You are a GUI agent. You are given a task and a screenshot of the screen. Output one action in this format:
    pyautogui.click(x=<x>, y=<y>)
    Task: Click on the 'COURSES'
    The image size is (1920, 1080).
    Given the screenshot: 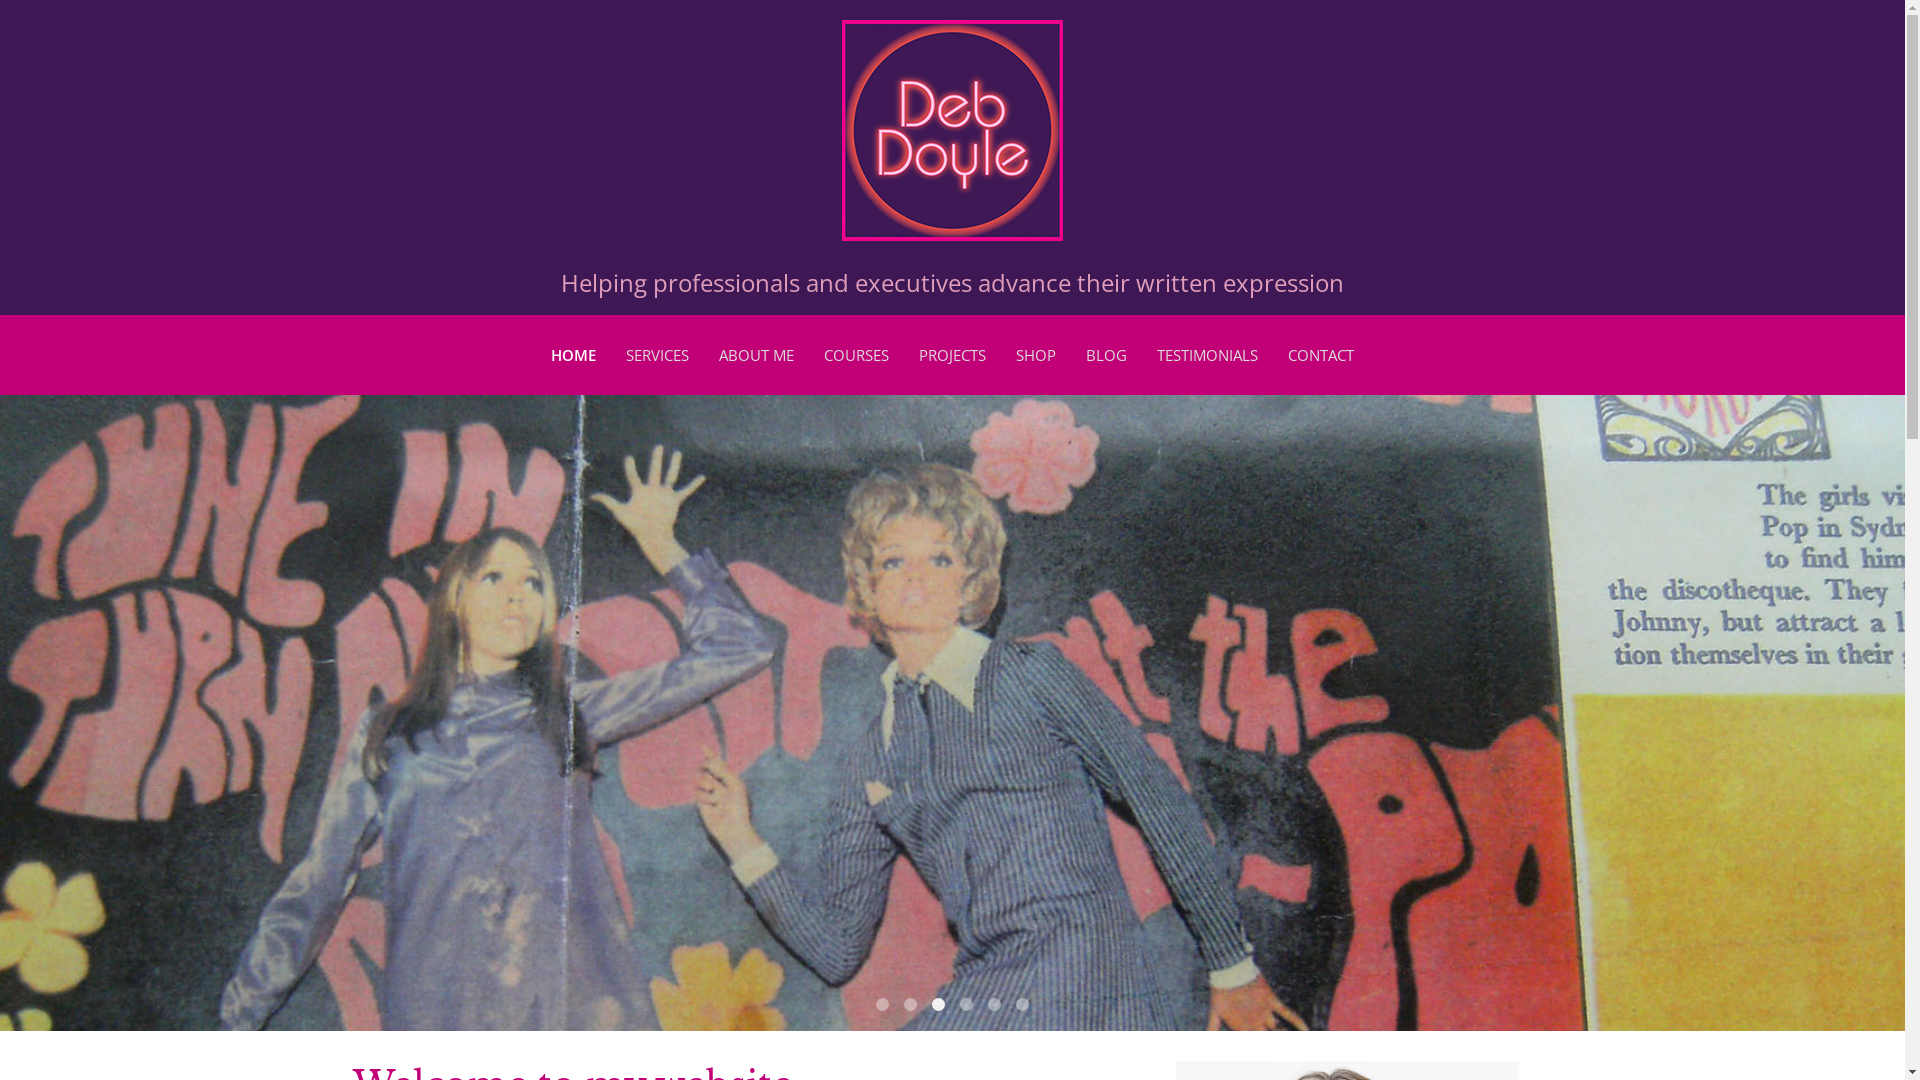 What is the action you would take?
    pyautogui.click(x=856, y=353)
    